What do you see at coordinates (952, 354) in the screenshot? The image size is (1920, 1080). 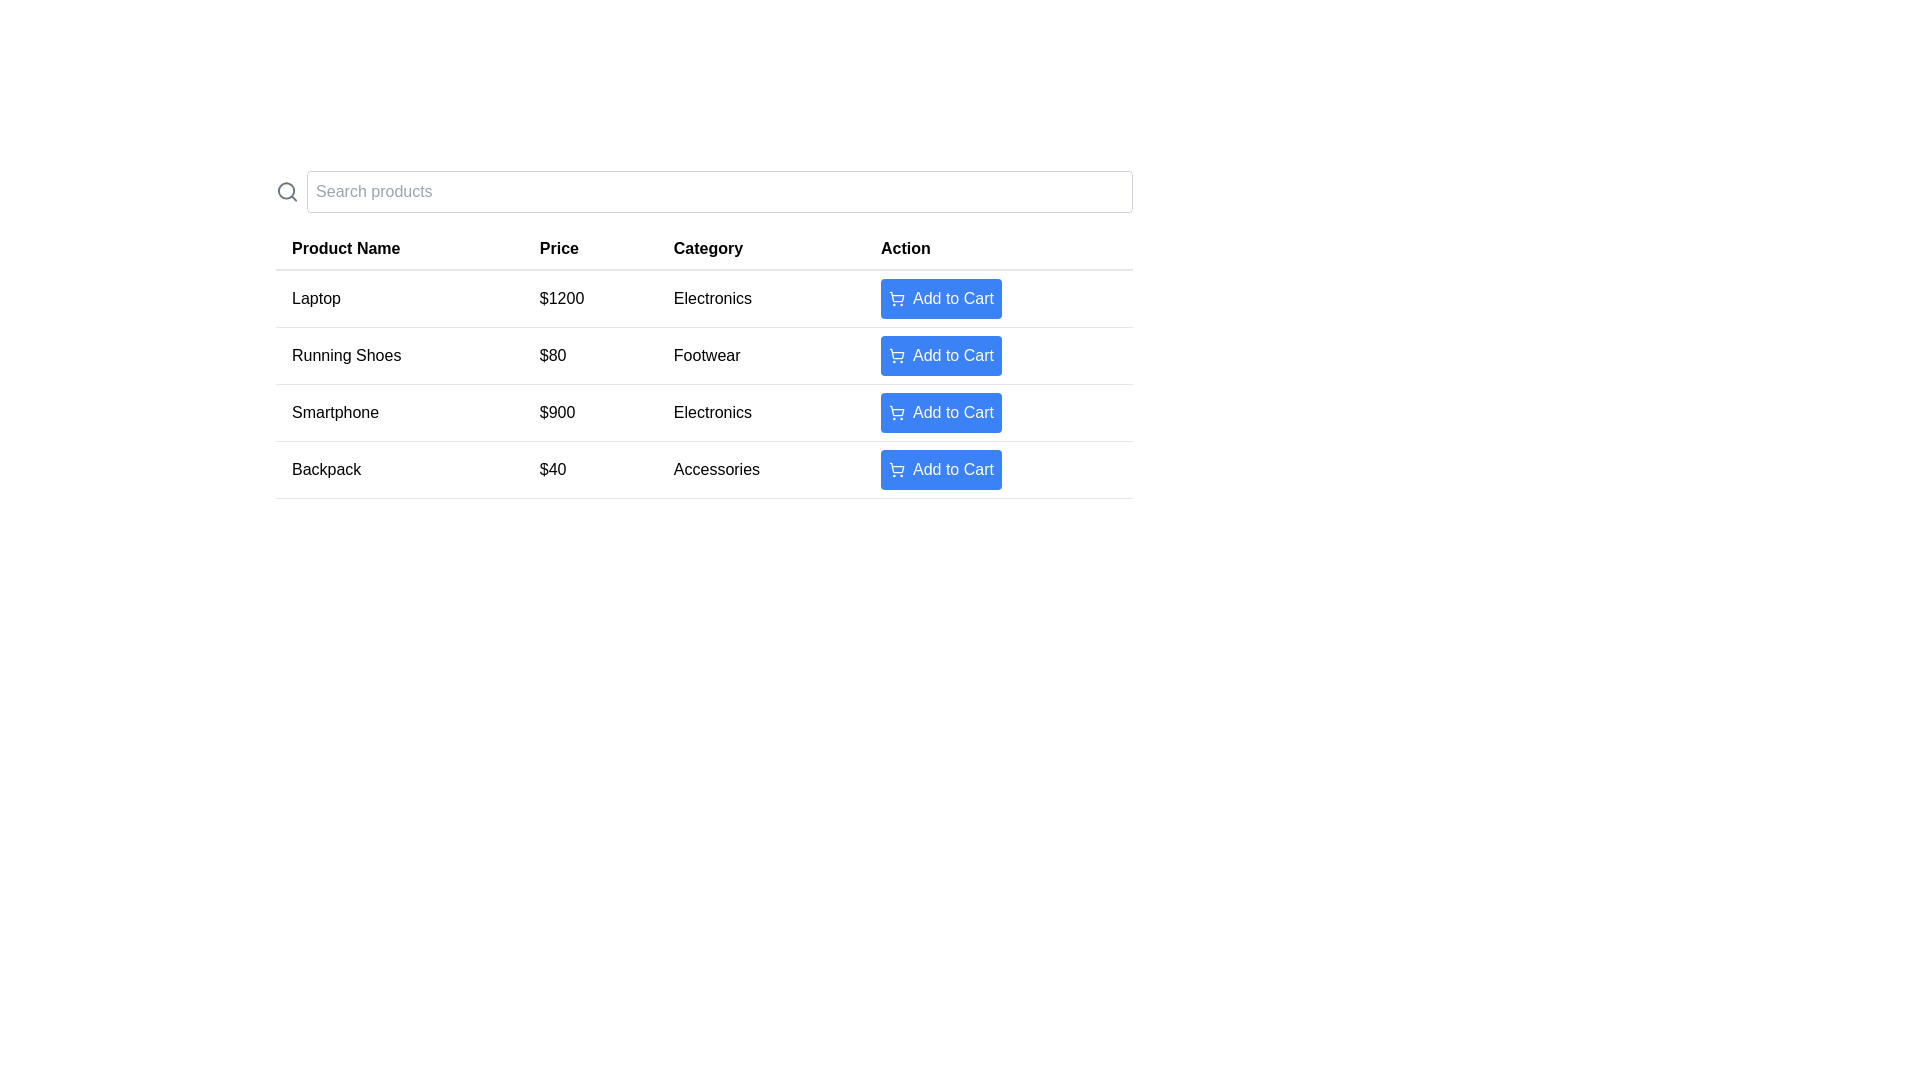 I see `the 'Add to Cart' text label within the button styled with a blue background, located in the 'Action' column of the second row for the 'Running Shoes' product` at bounding box center [952, 354].